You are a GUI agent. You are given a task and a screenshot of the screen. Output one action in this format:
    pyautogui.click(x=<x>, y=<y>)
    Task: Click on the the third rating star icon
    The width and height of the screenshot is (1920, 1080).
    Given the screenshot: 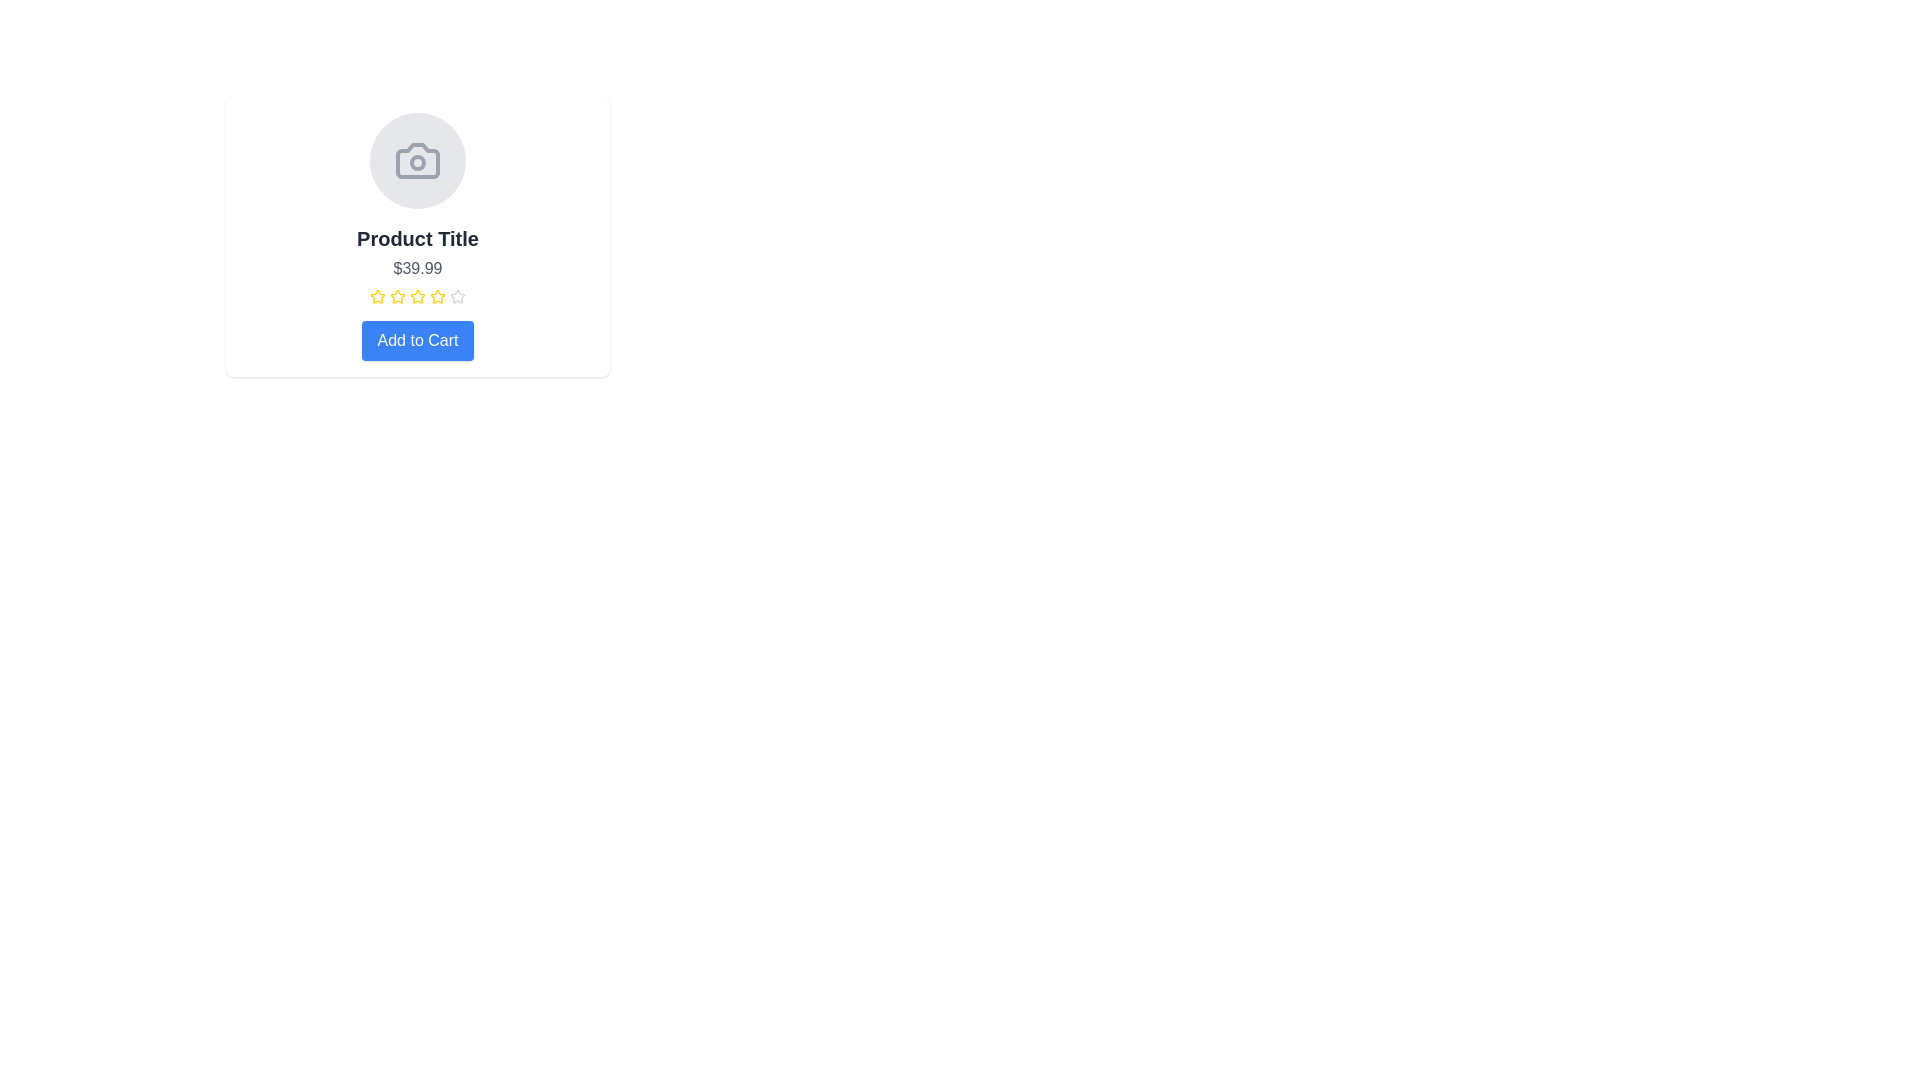 What is the action you would take?
    pyautogui.click(x=416, y=296)
    